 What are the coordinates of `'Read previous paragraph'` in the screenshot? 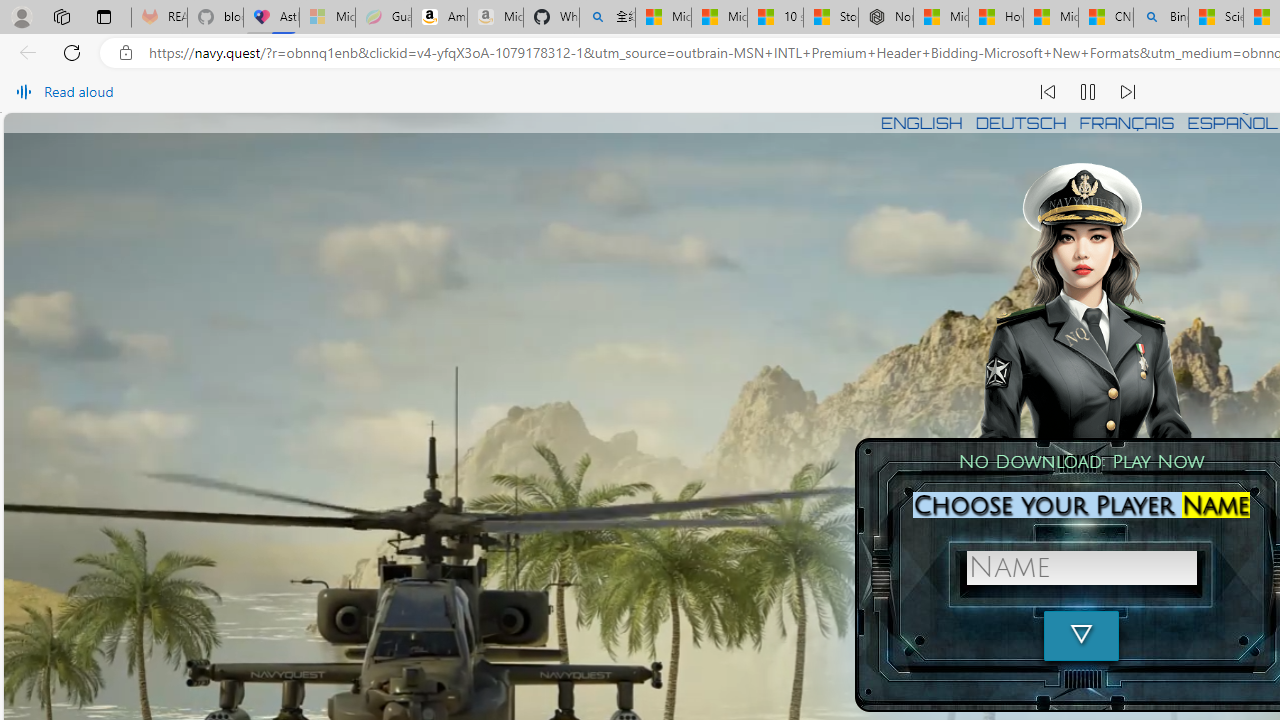 It's located at (1047, 92).